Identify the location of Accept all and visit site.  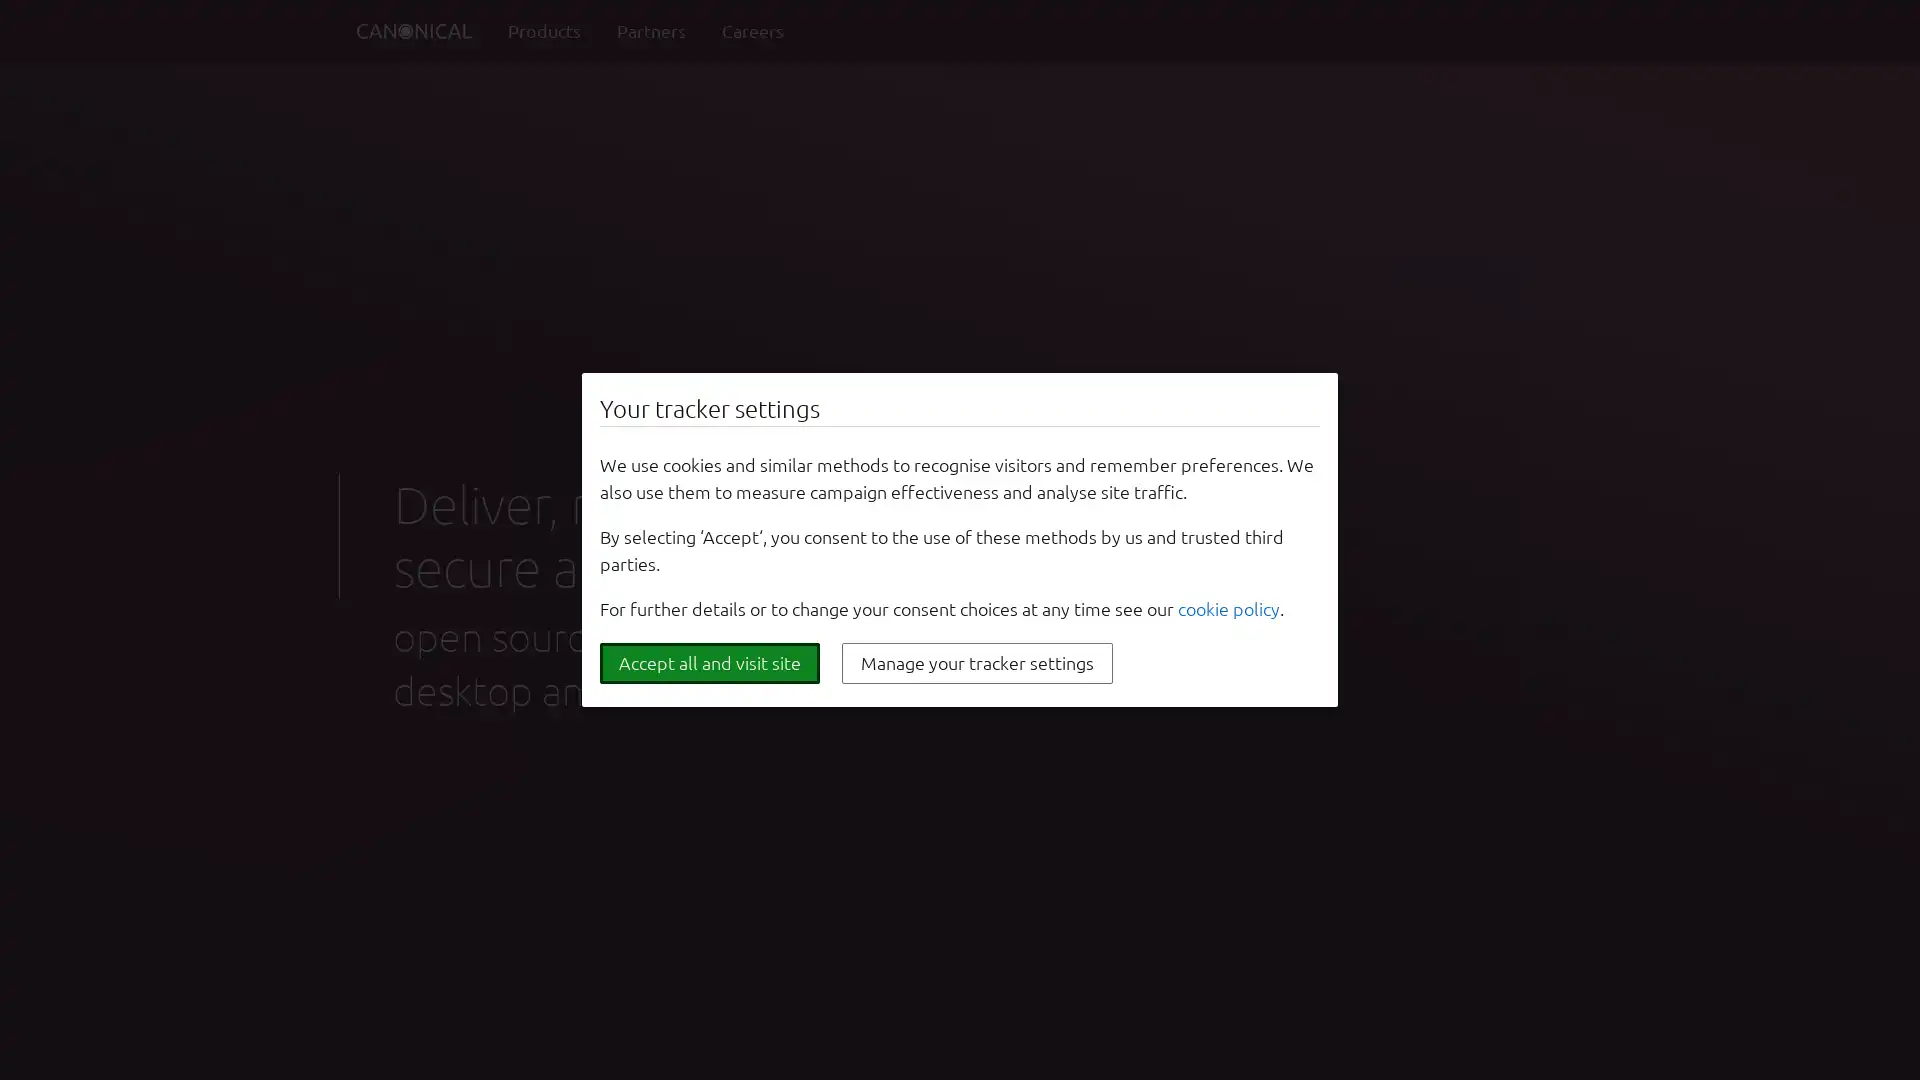
(710, 663).